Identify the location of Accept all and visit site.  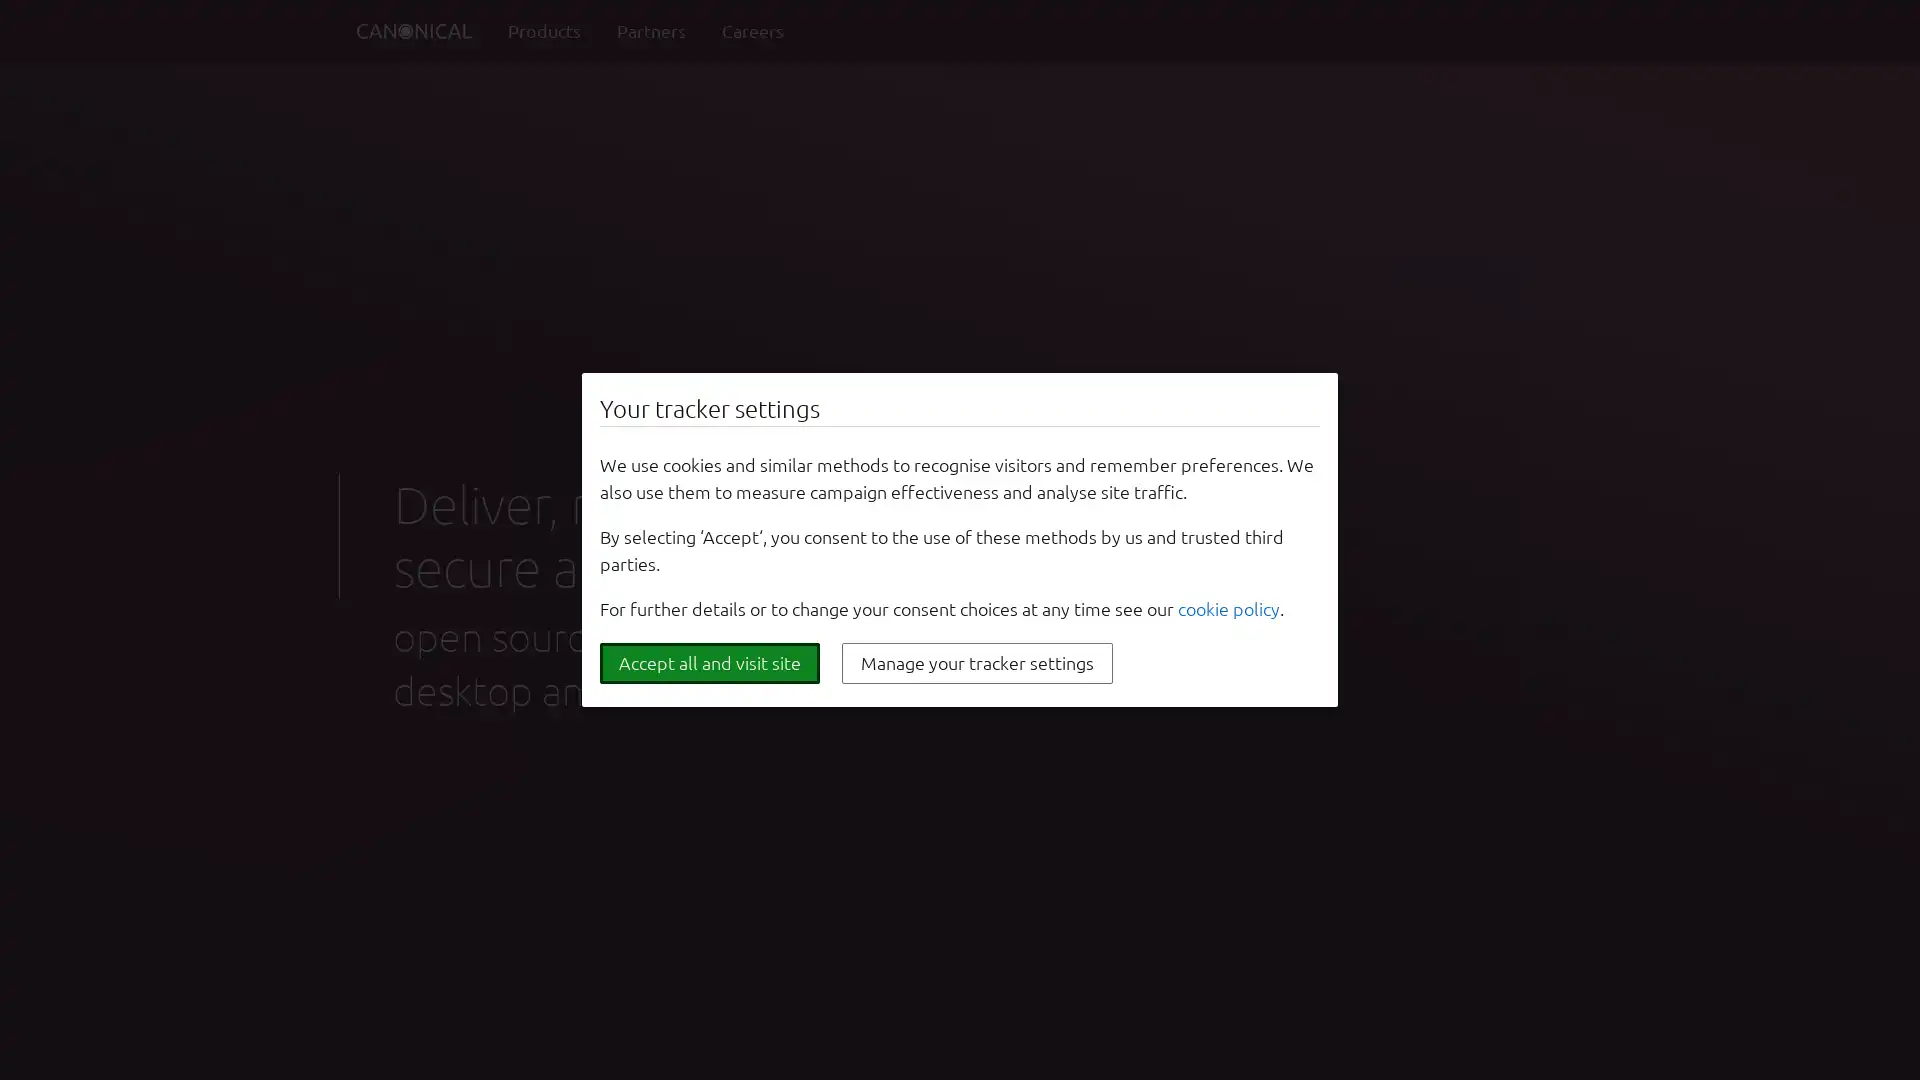
(710, 663).